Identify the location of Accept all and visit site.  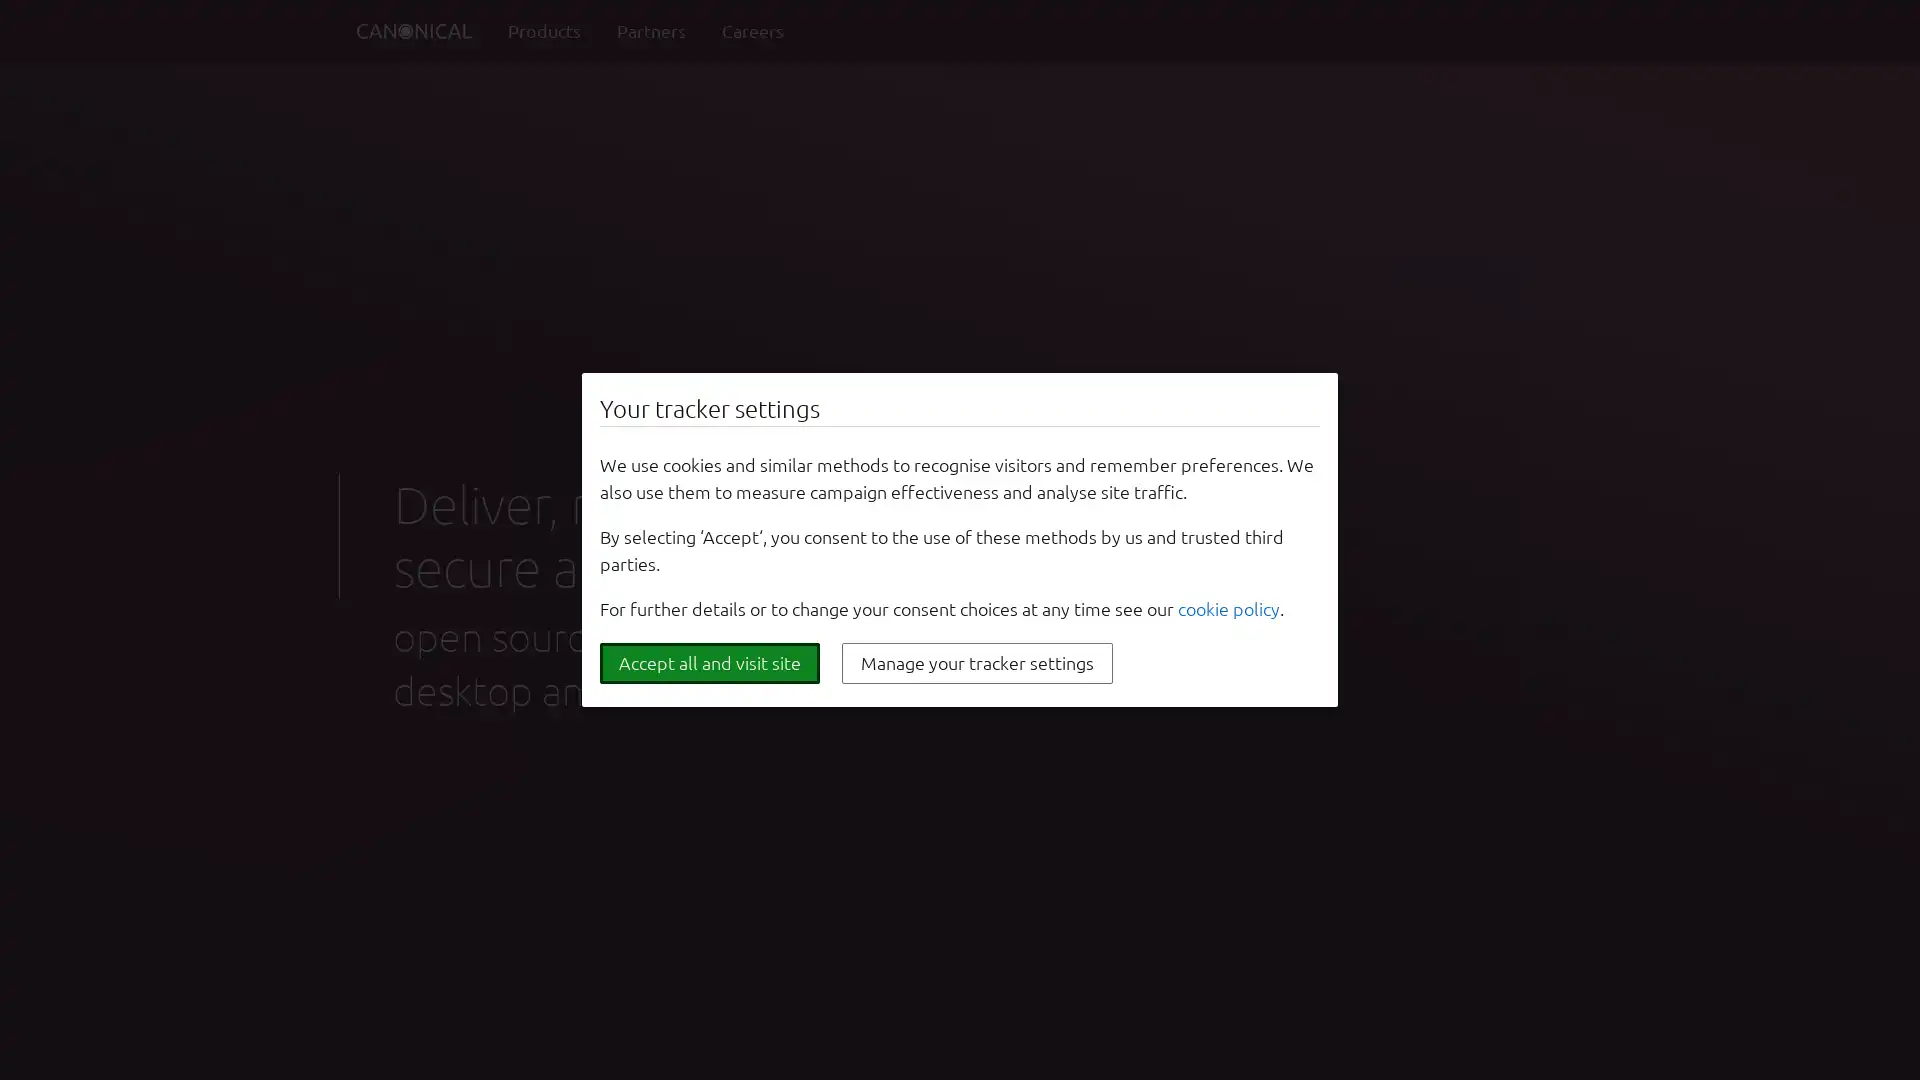
(710, 663).